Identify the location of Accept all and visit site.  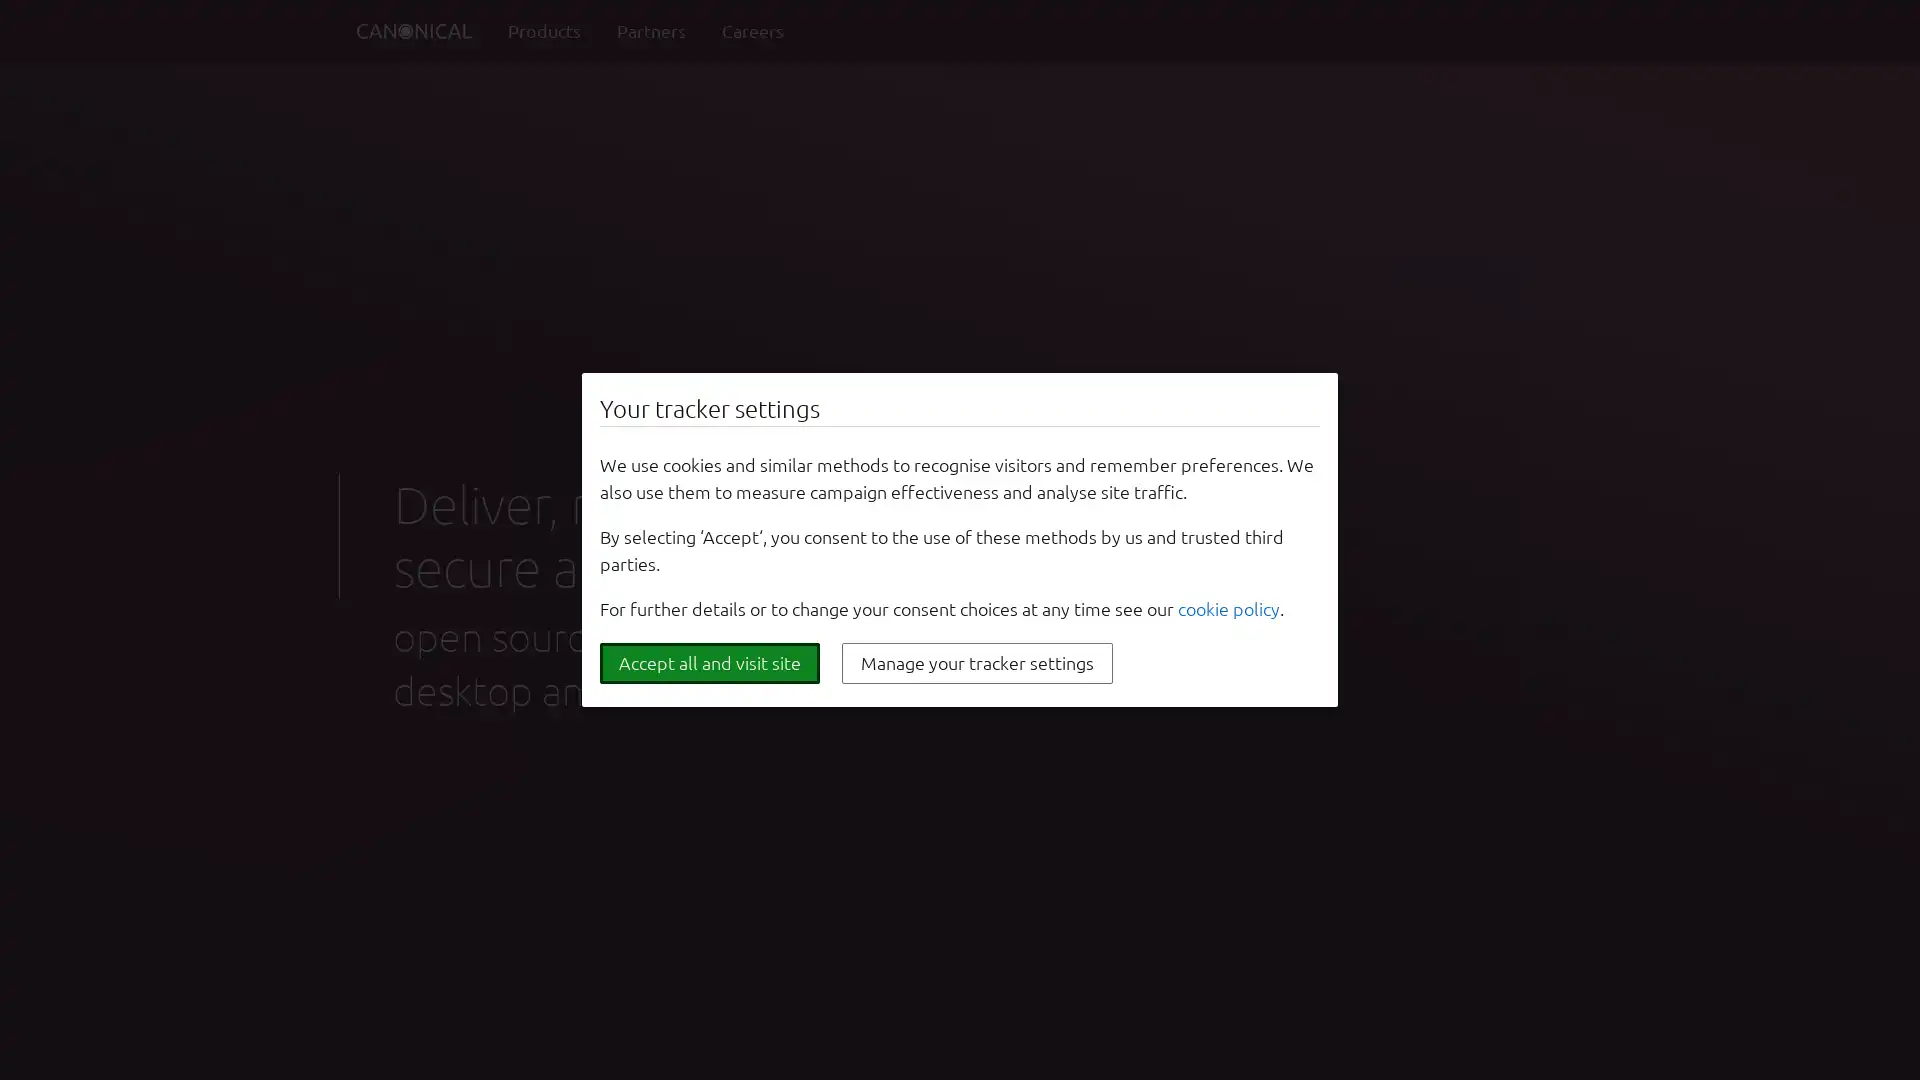
(710, 663).